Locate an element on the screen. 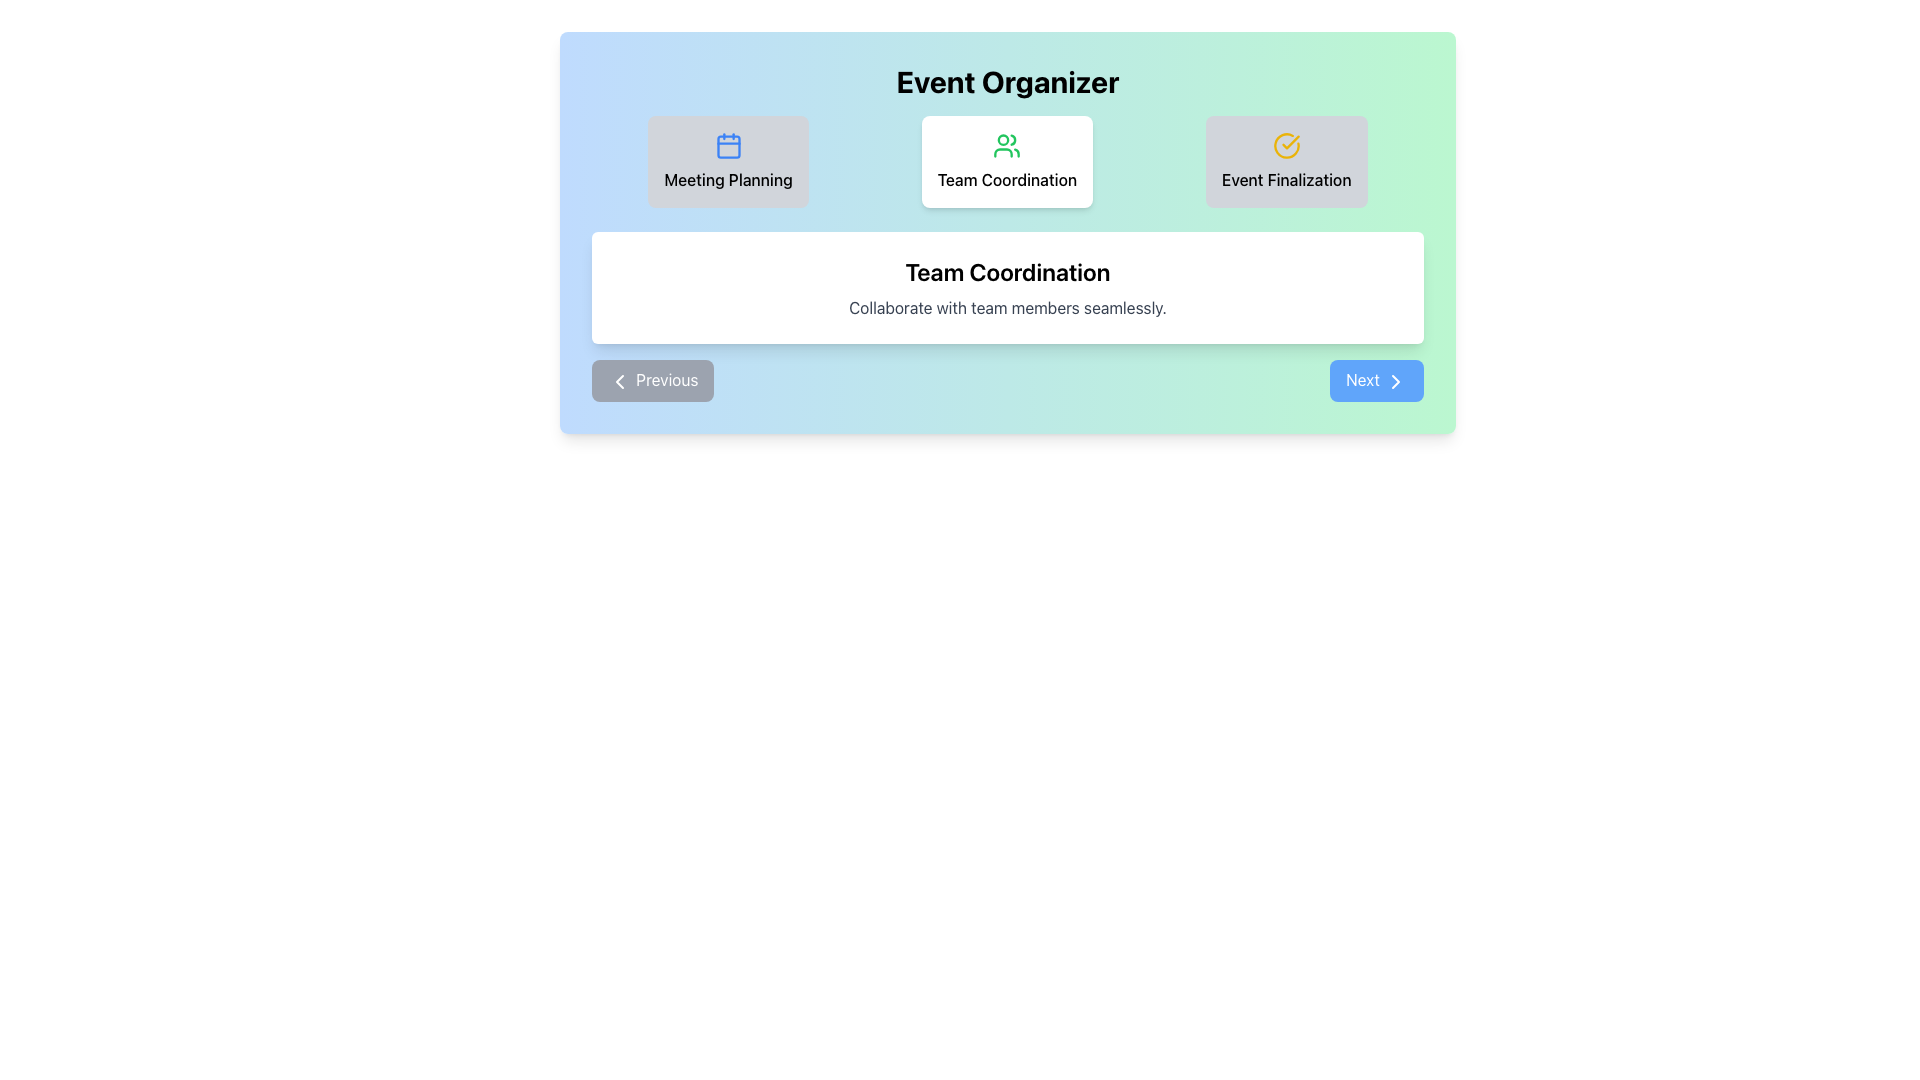 The height and width of the screenshot is (1080, 1920). the selectable card for managing or finalizing an event, which is the third card from the left in a horizontal group of three cards is located at coordinates (1286, 161).